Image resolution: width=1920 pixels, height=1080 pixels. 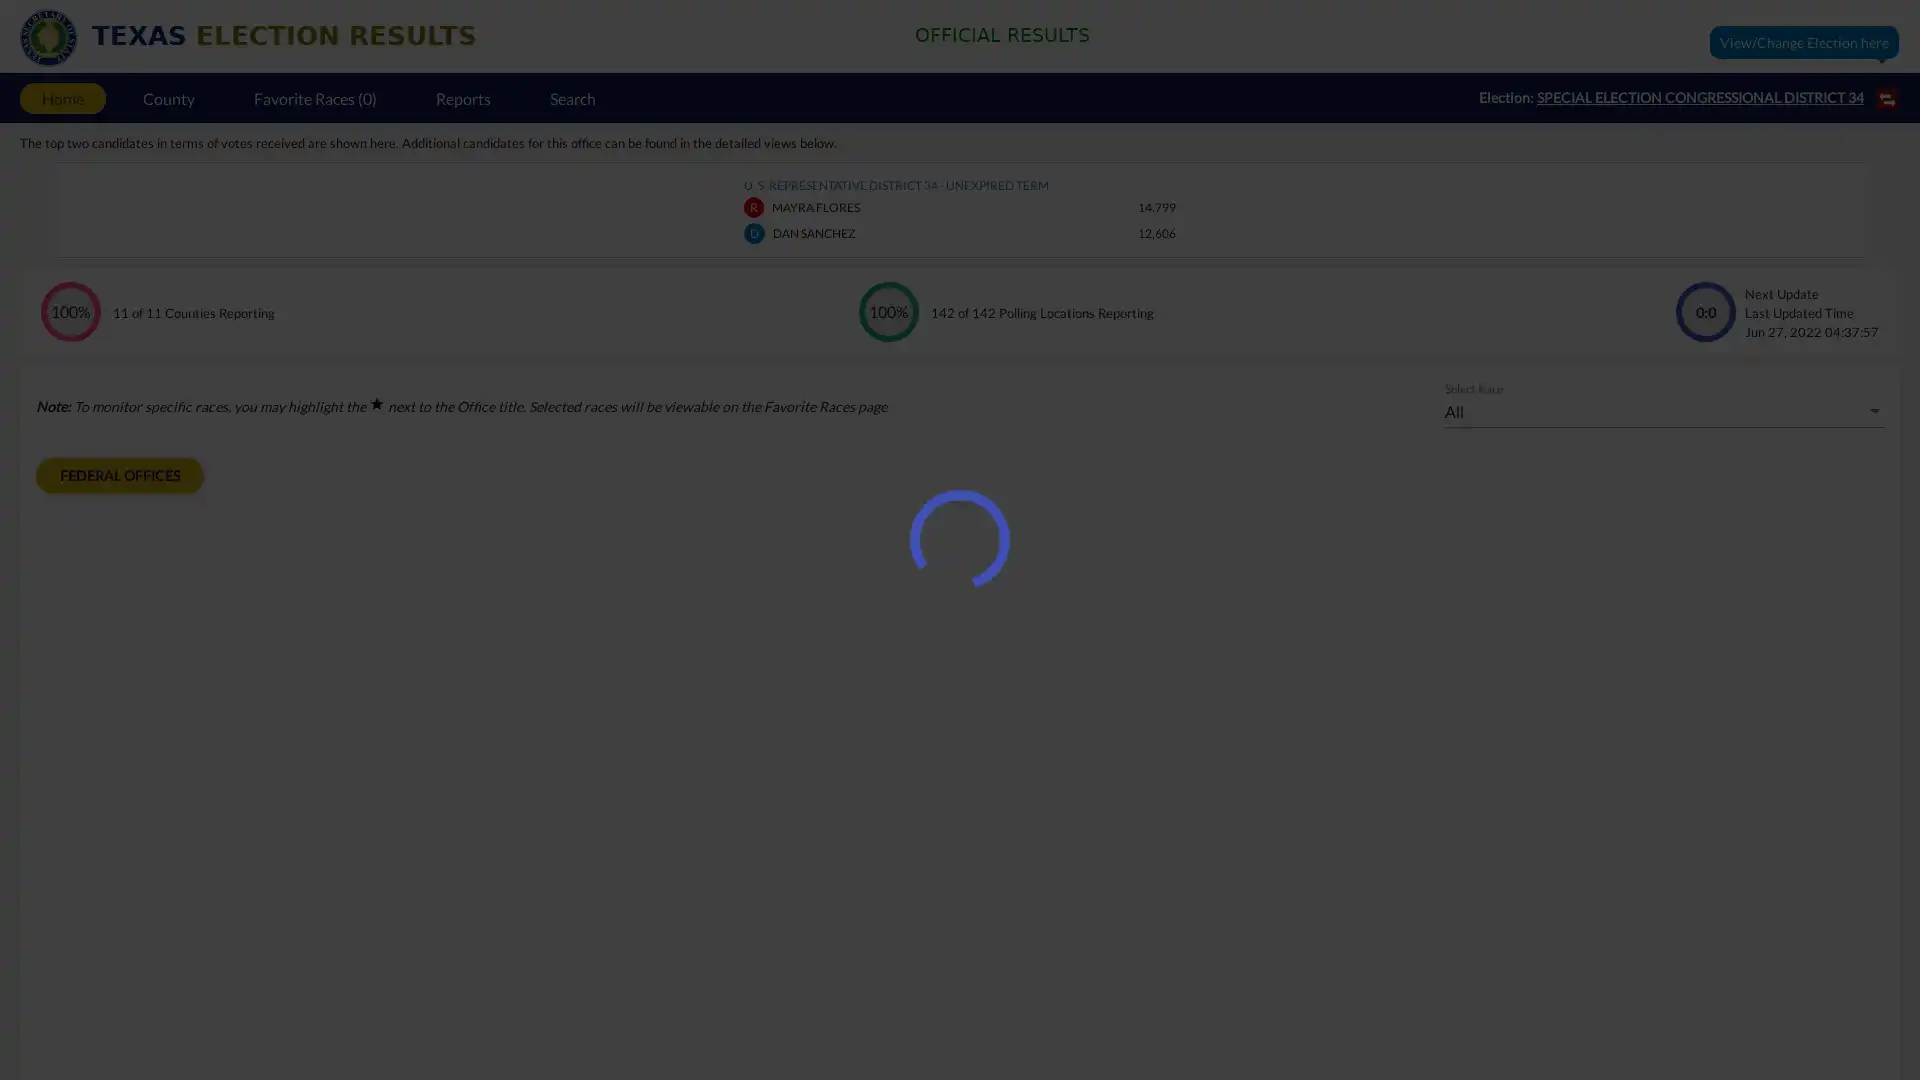 What do you see at coordinates (1761, 532) in the screenshot?
I see `List View mode data representation` at bounding box center [1761, 532].